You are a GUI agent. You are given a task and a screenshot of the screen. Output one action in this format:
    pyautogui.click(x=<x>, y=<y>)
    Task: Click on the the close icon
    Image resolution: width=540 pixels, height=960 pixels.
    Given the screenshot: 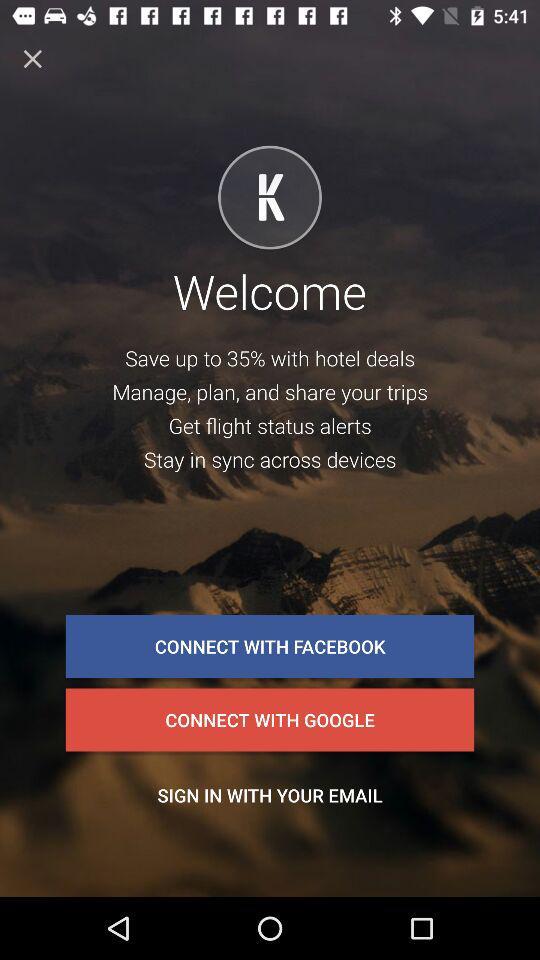 What is the action you would take?
    pyautogui.click(x=31, y=58)
    